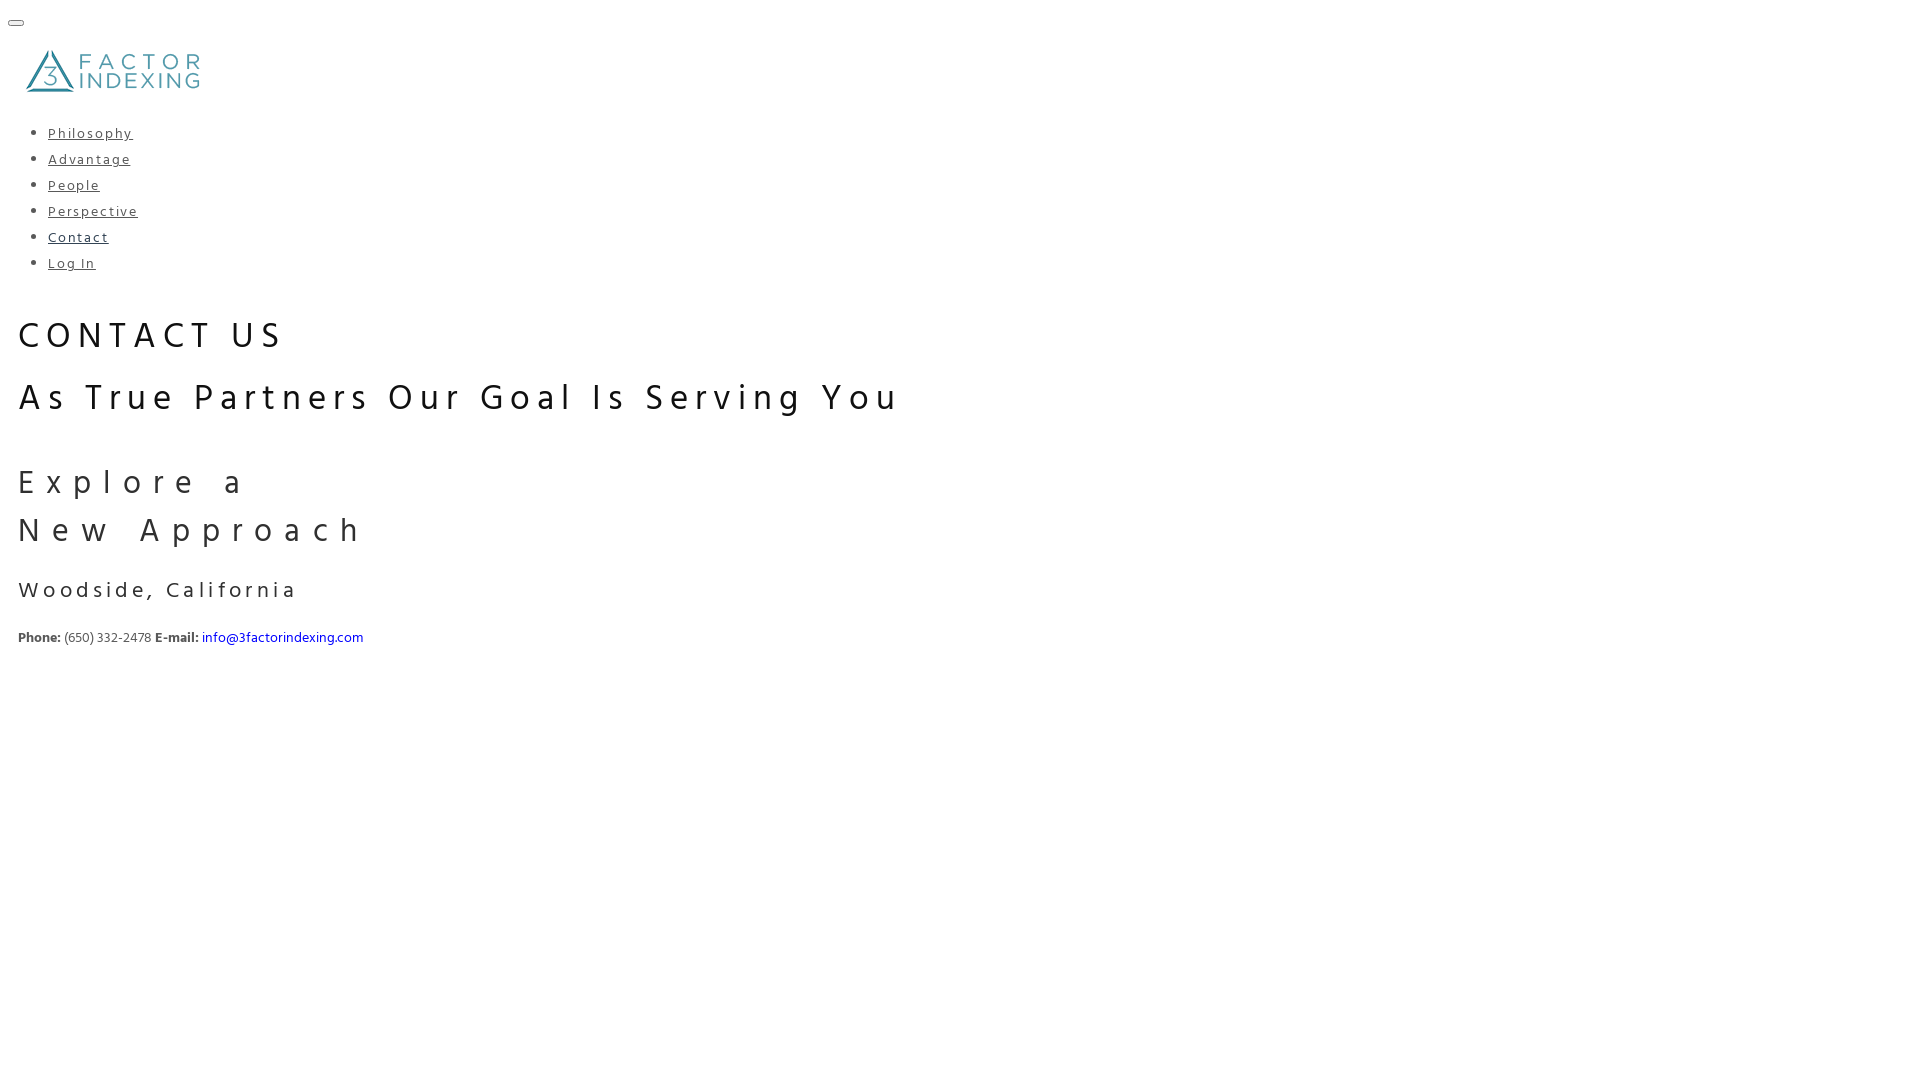 The height and width of the screenshot is (1080, 1920). What do you see at coordinates (78, 237) in the screenshot?
I see `'Contact'` at bounding box center [78, 237].